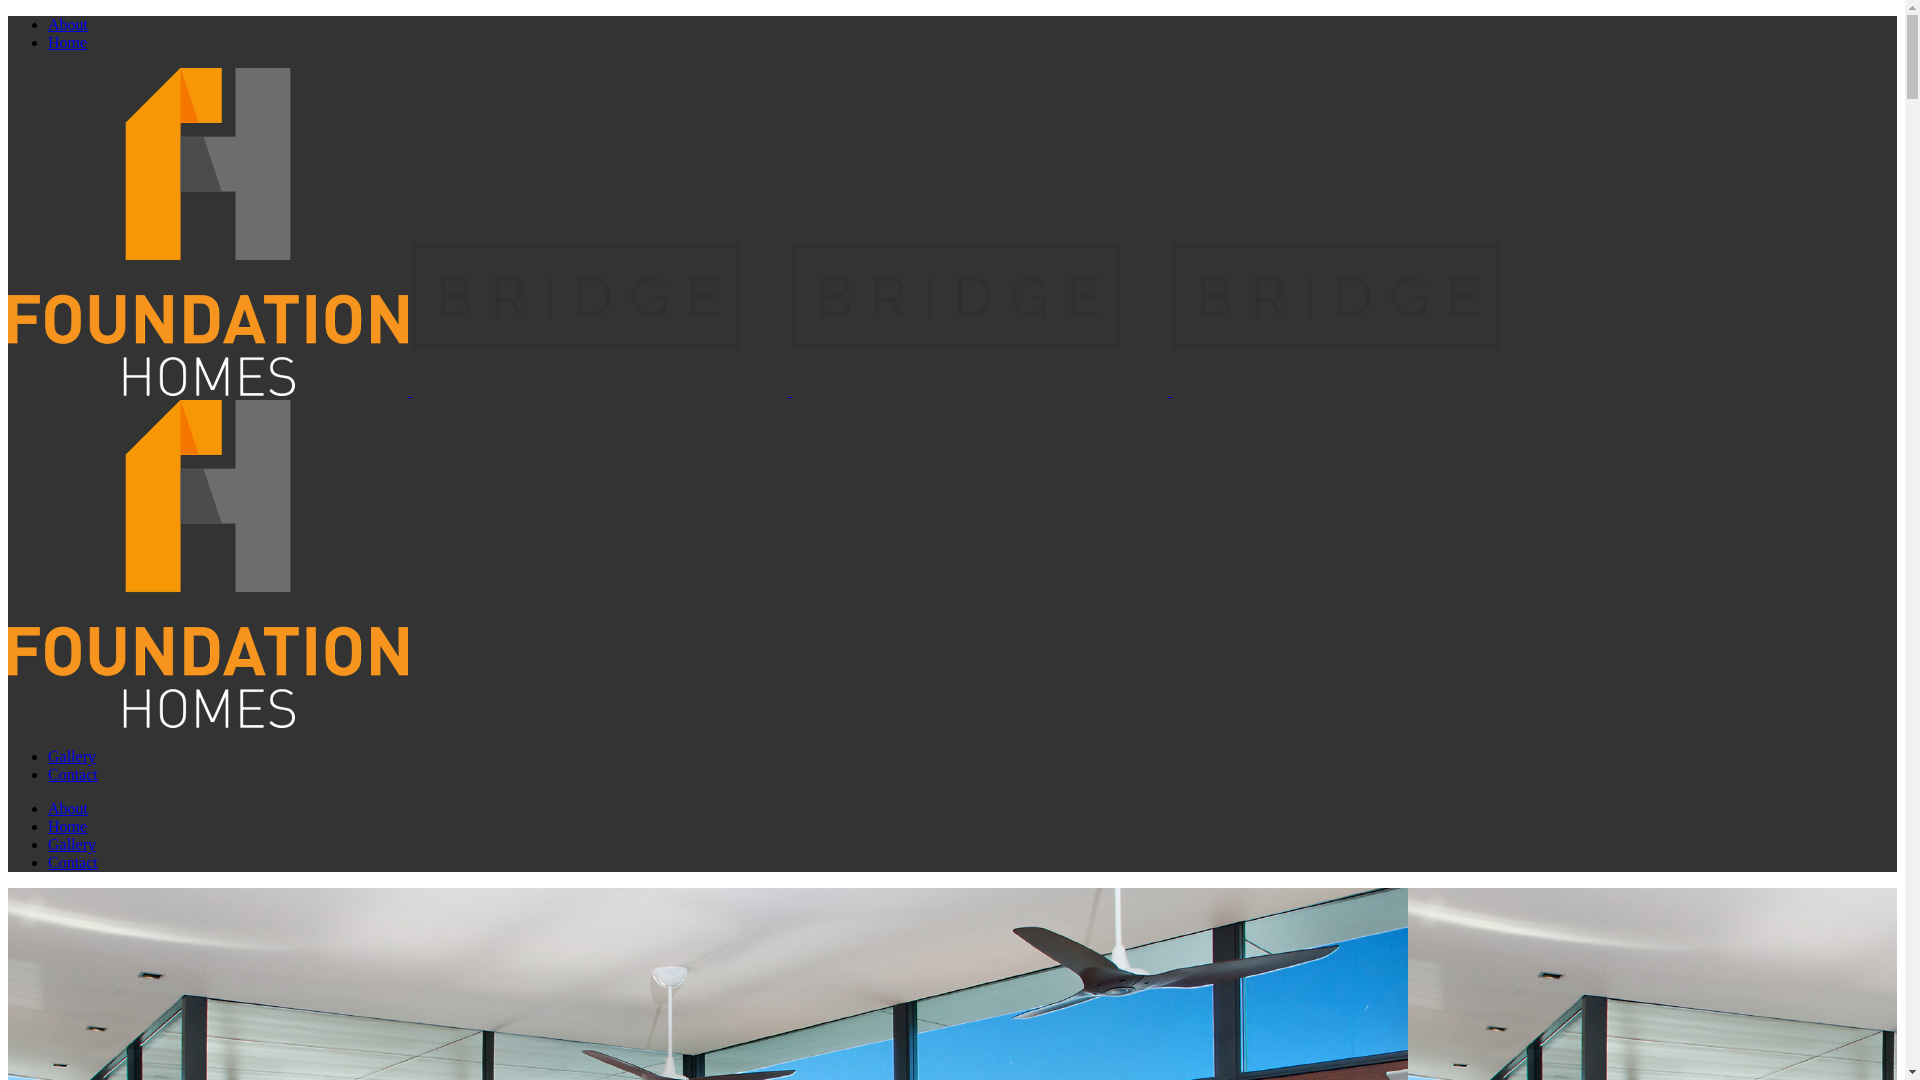 Image resolution: width=1920 pixels, height=1080 pixels. I want to click on 'Gallery', so click(72, 756).